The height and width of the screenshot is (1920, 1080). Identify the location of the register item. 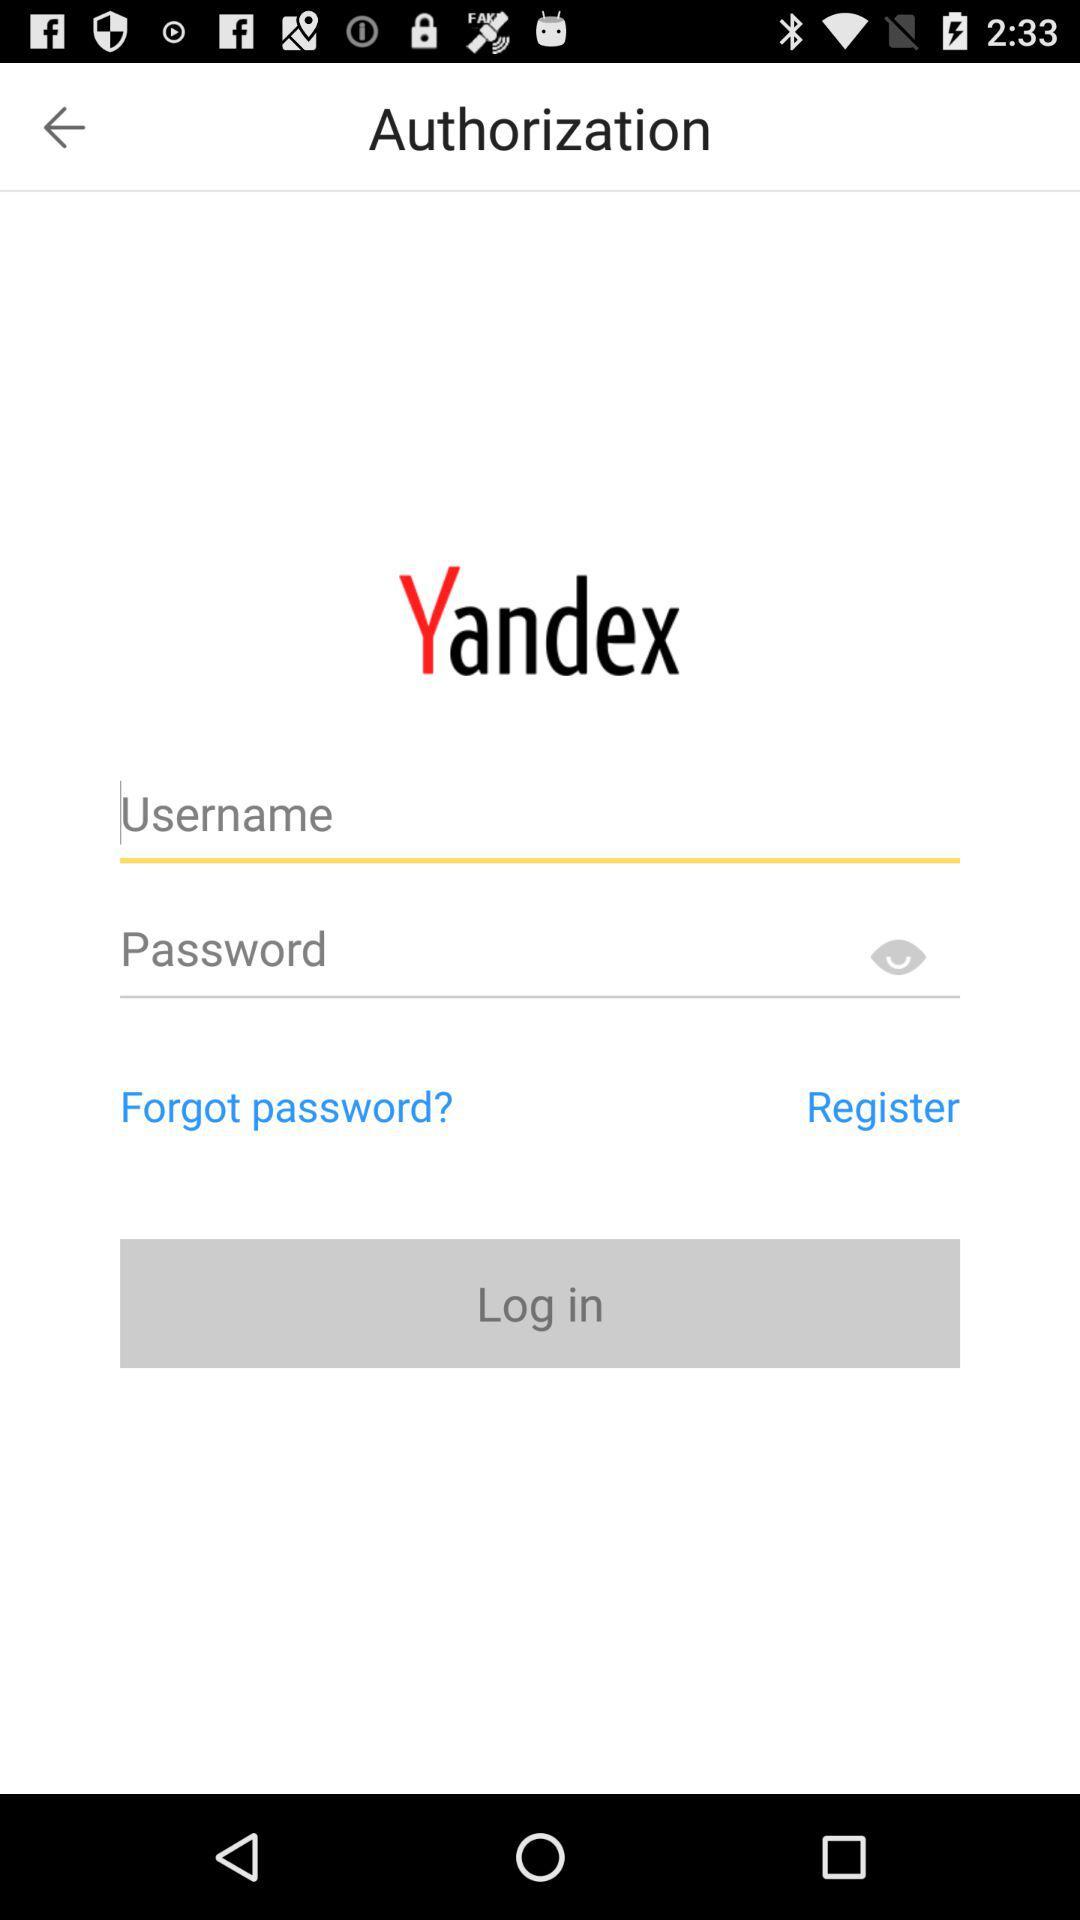
(790, 1104).